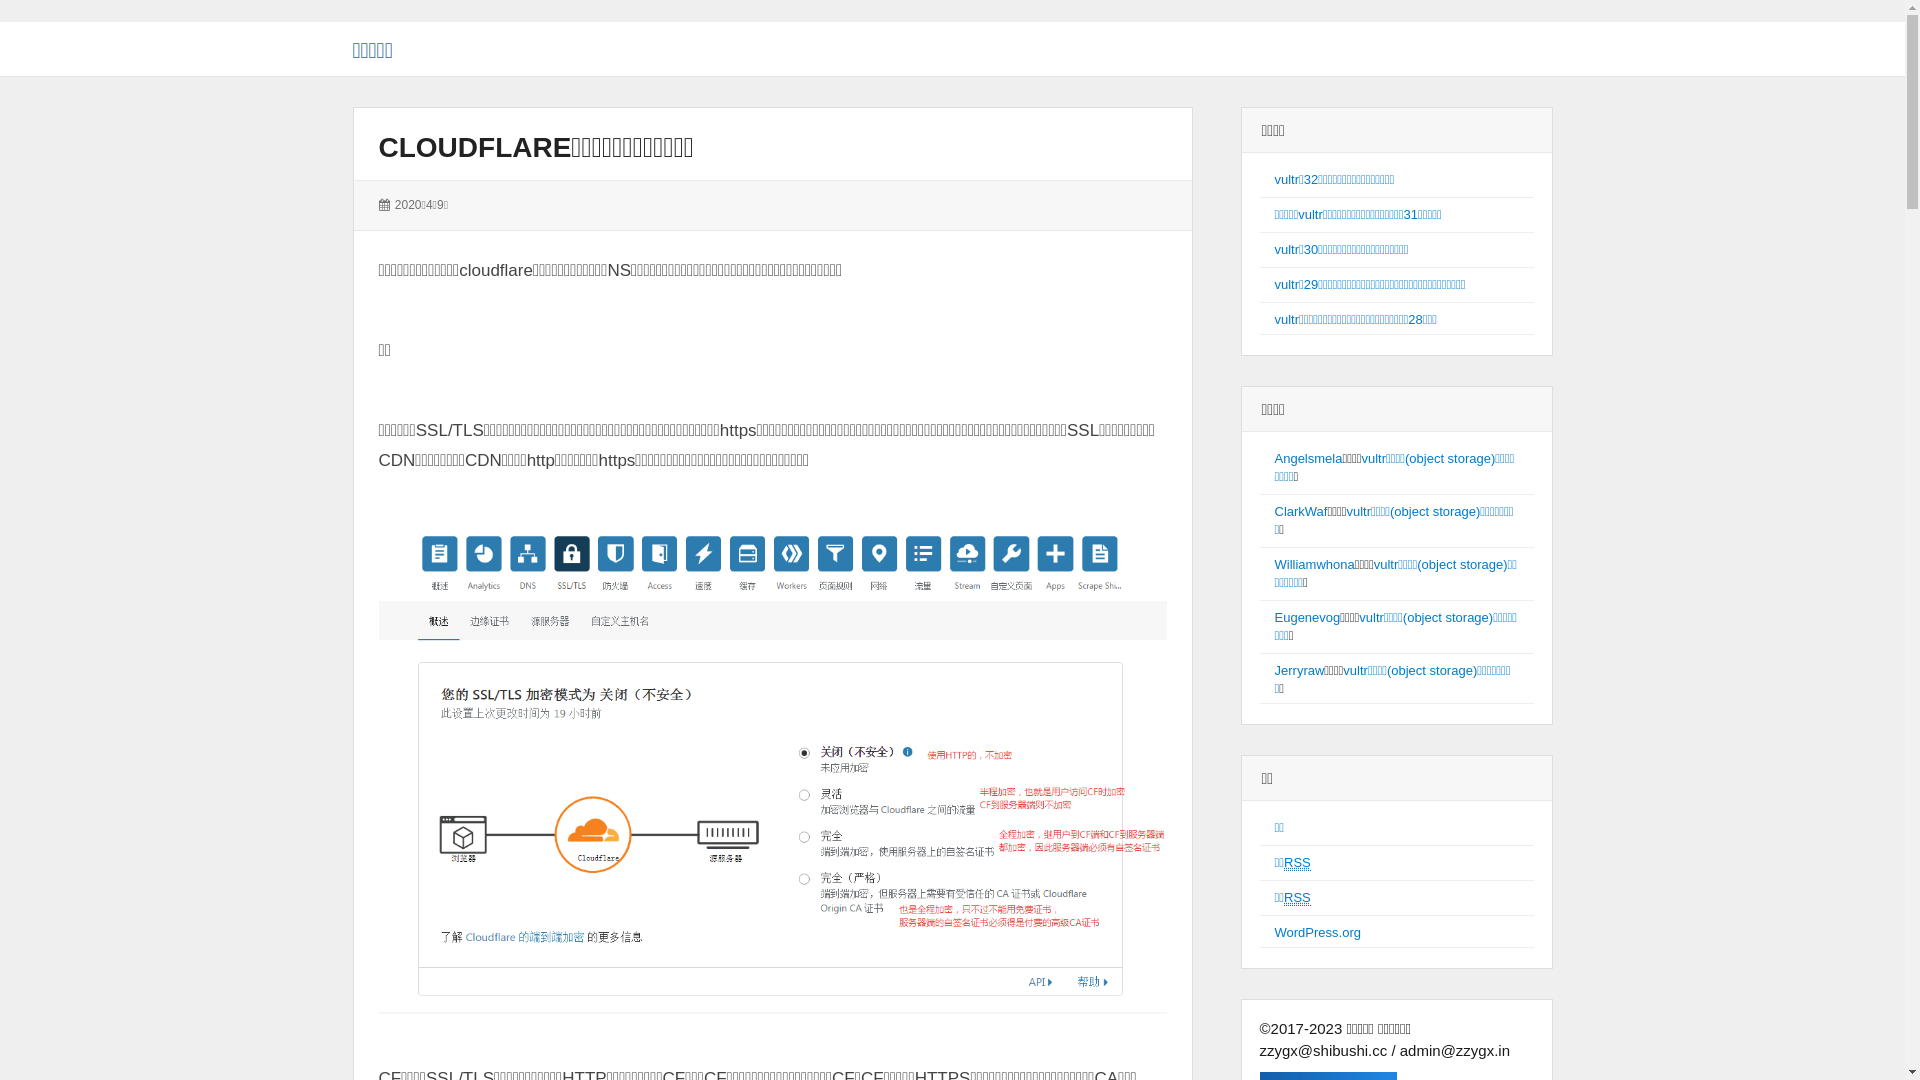  I want to click on 'Angelsmela', so click(1308, 458).